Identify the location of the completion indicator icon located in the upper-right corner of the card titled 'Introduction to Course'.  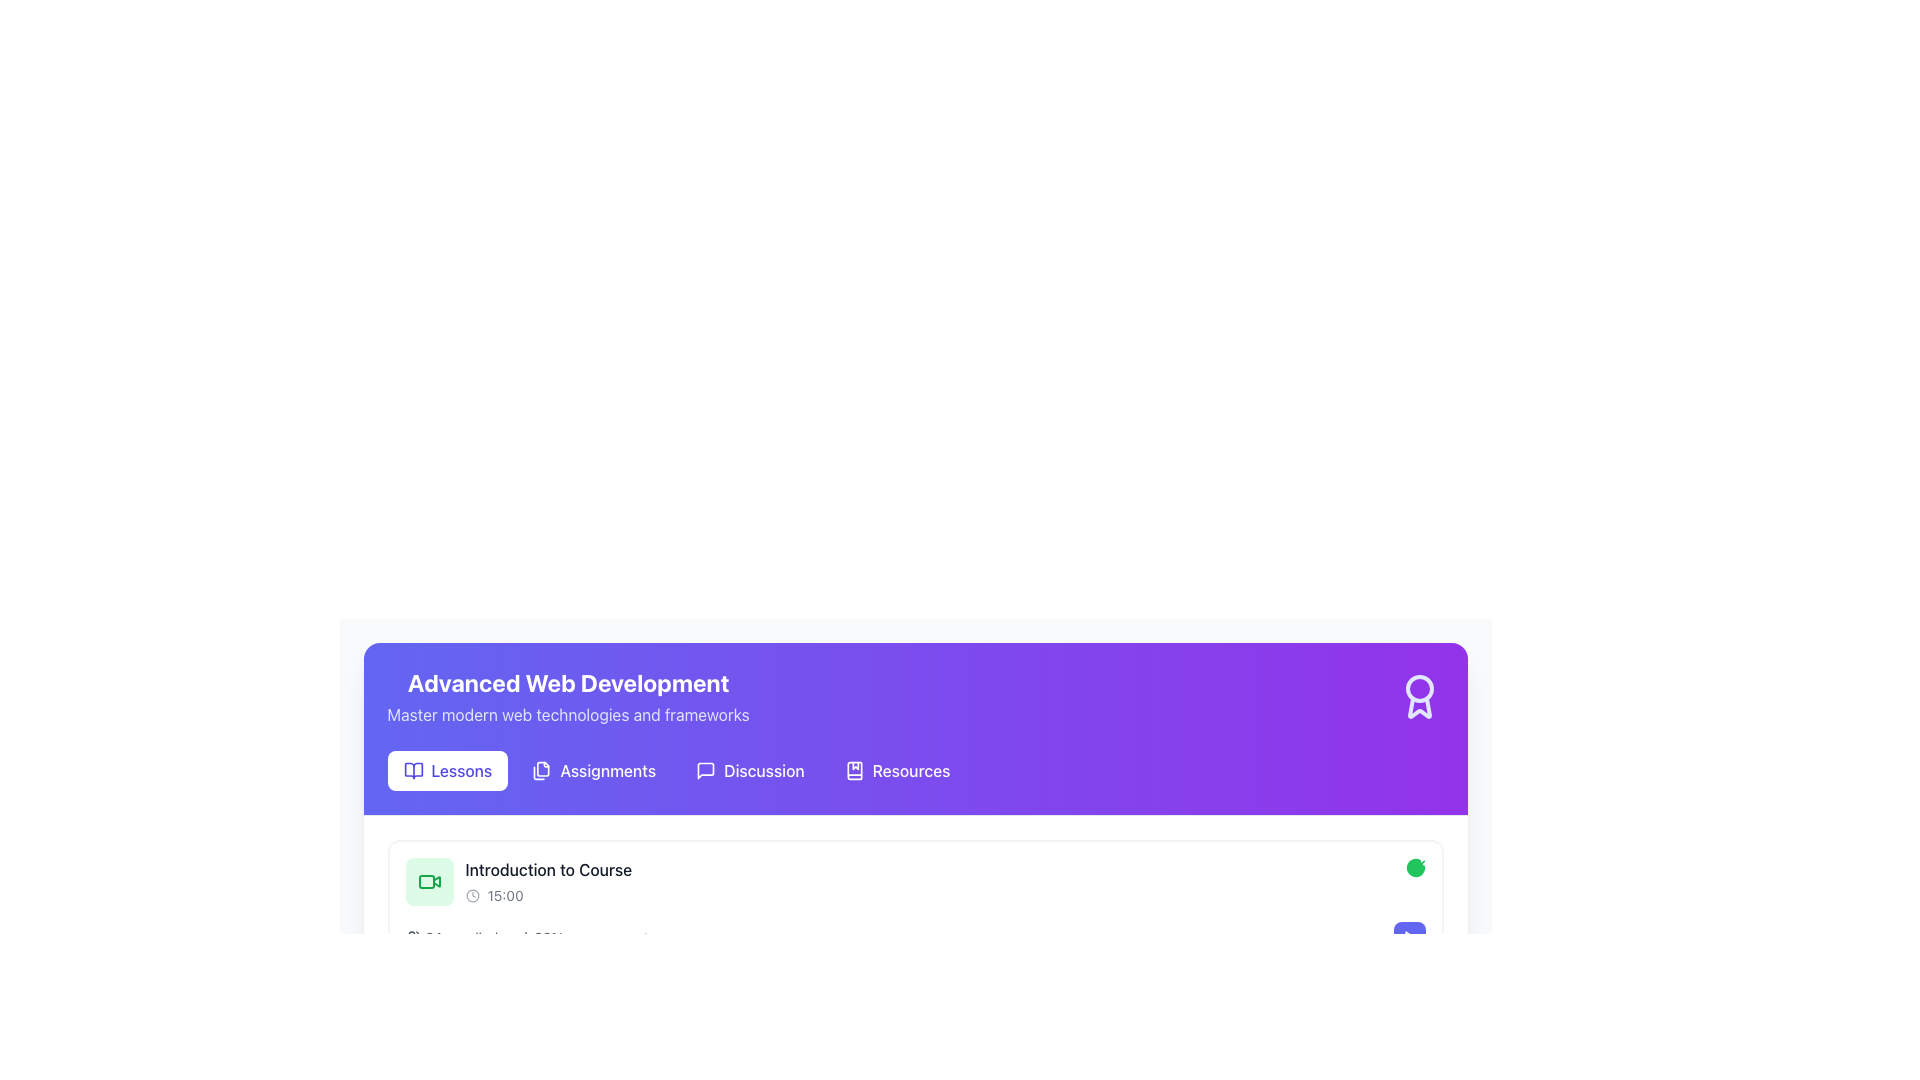
(1414, 866).